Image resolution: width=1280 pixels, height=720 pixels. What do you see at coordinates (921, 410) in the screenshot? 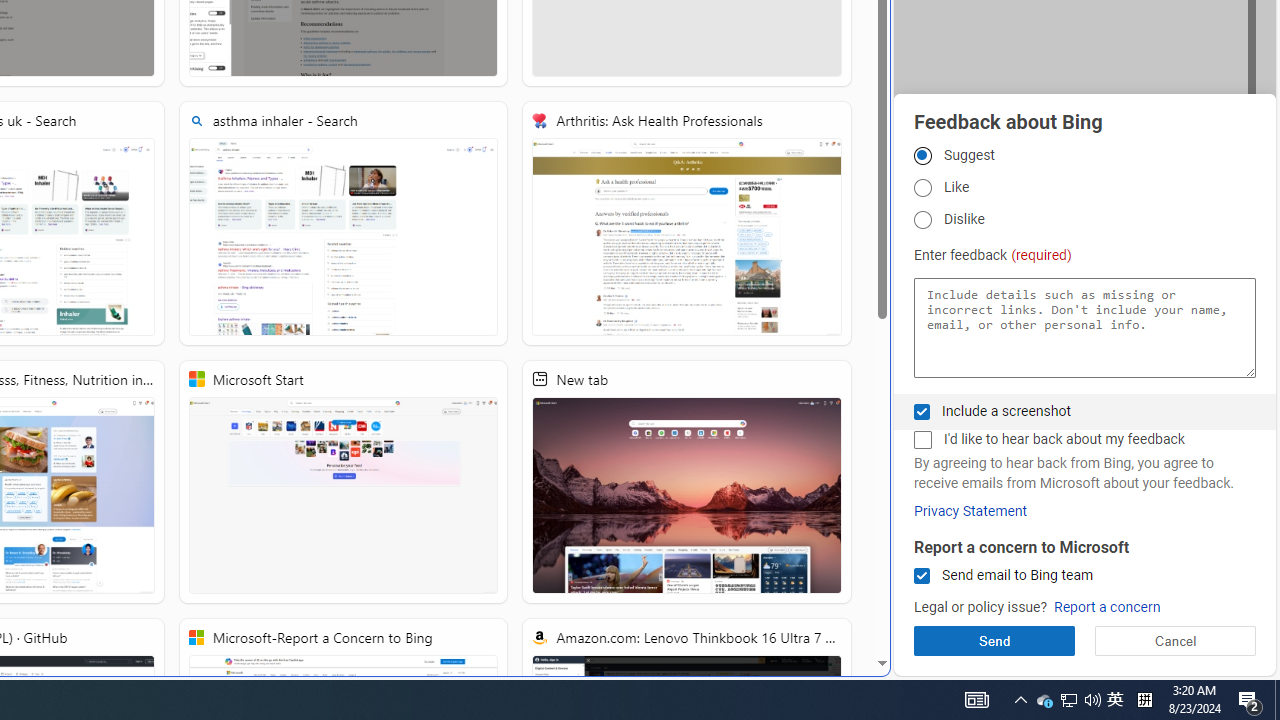
I see `'Include a screenshot'` at bounding box center [921, 410].